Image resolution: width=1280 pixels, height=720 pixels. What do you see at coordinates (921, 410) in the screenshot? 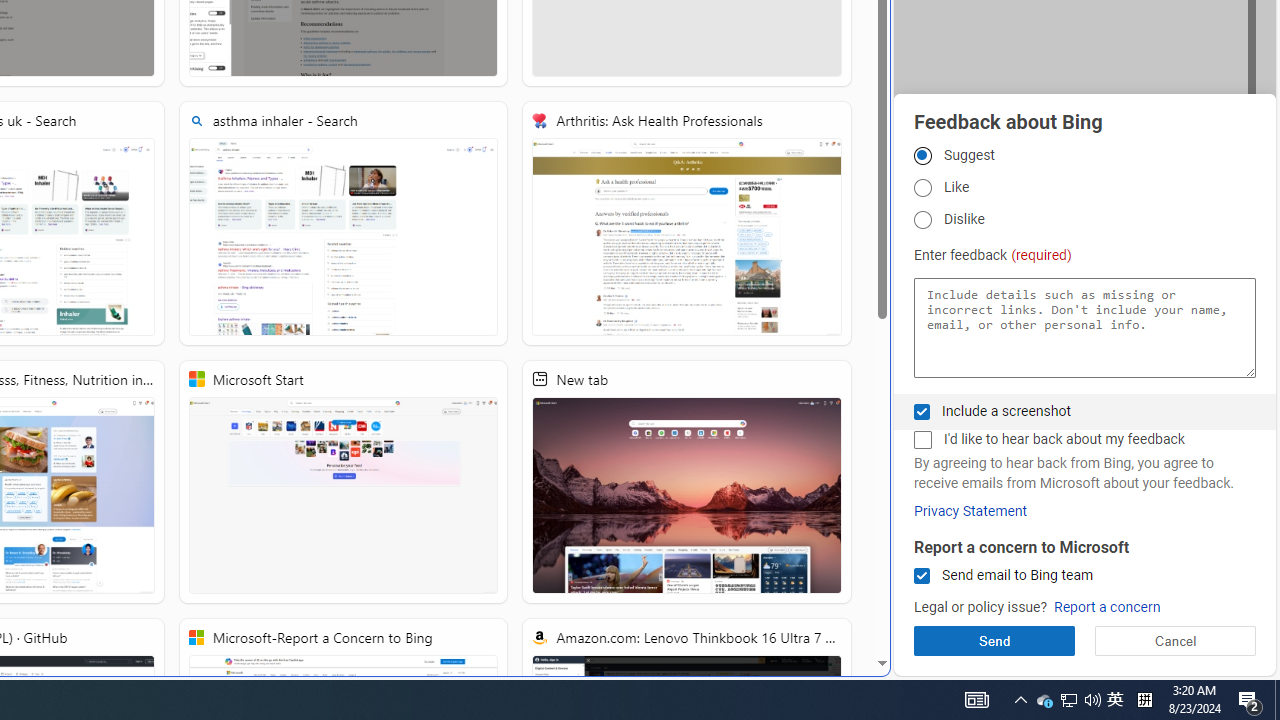
I see `'Include a screenshot'` at bounding box center [921, 410].